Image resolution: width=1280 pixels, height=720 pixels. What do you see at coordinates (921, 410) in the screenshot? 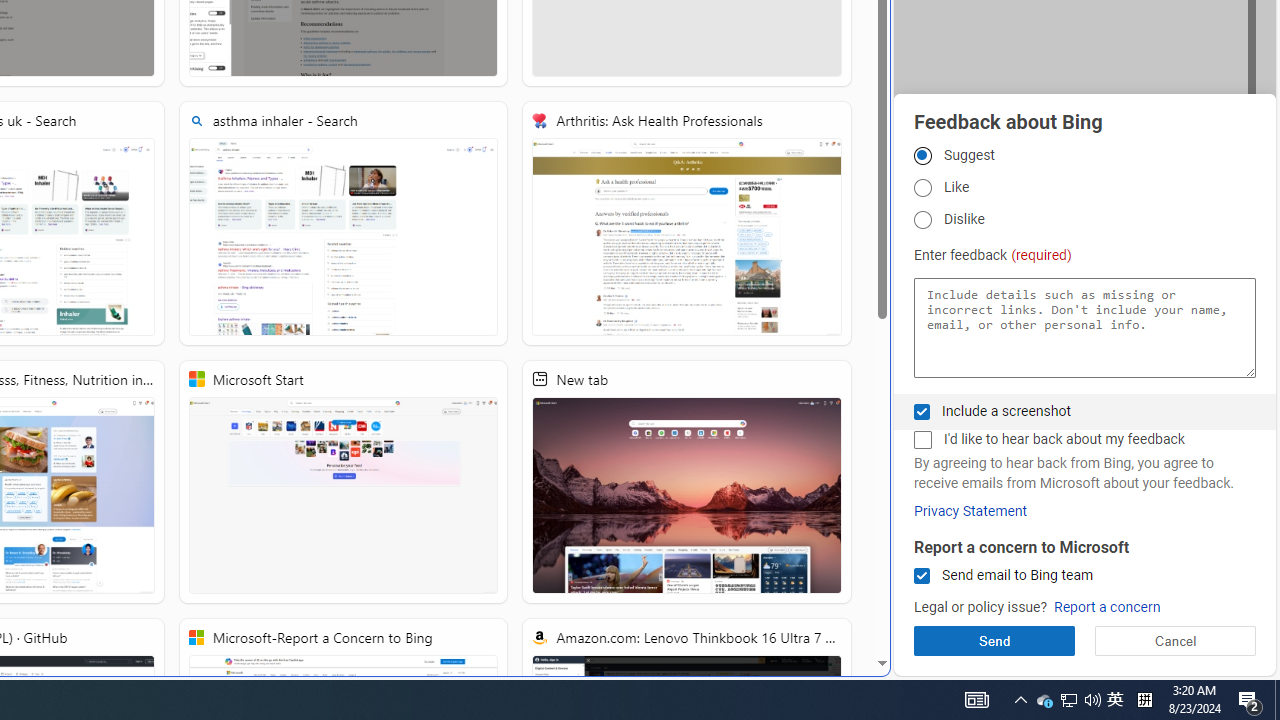
I see `'Include a screenshot'` at bounding box center [921, 410].